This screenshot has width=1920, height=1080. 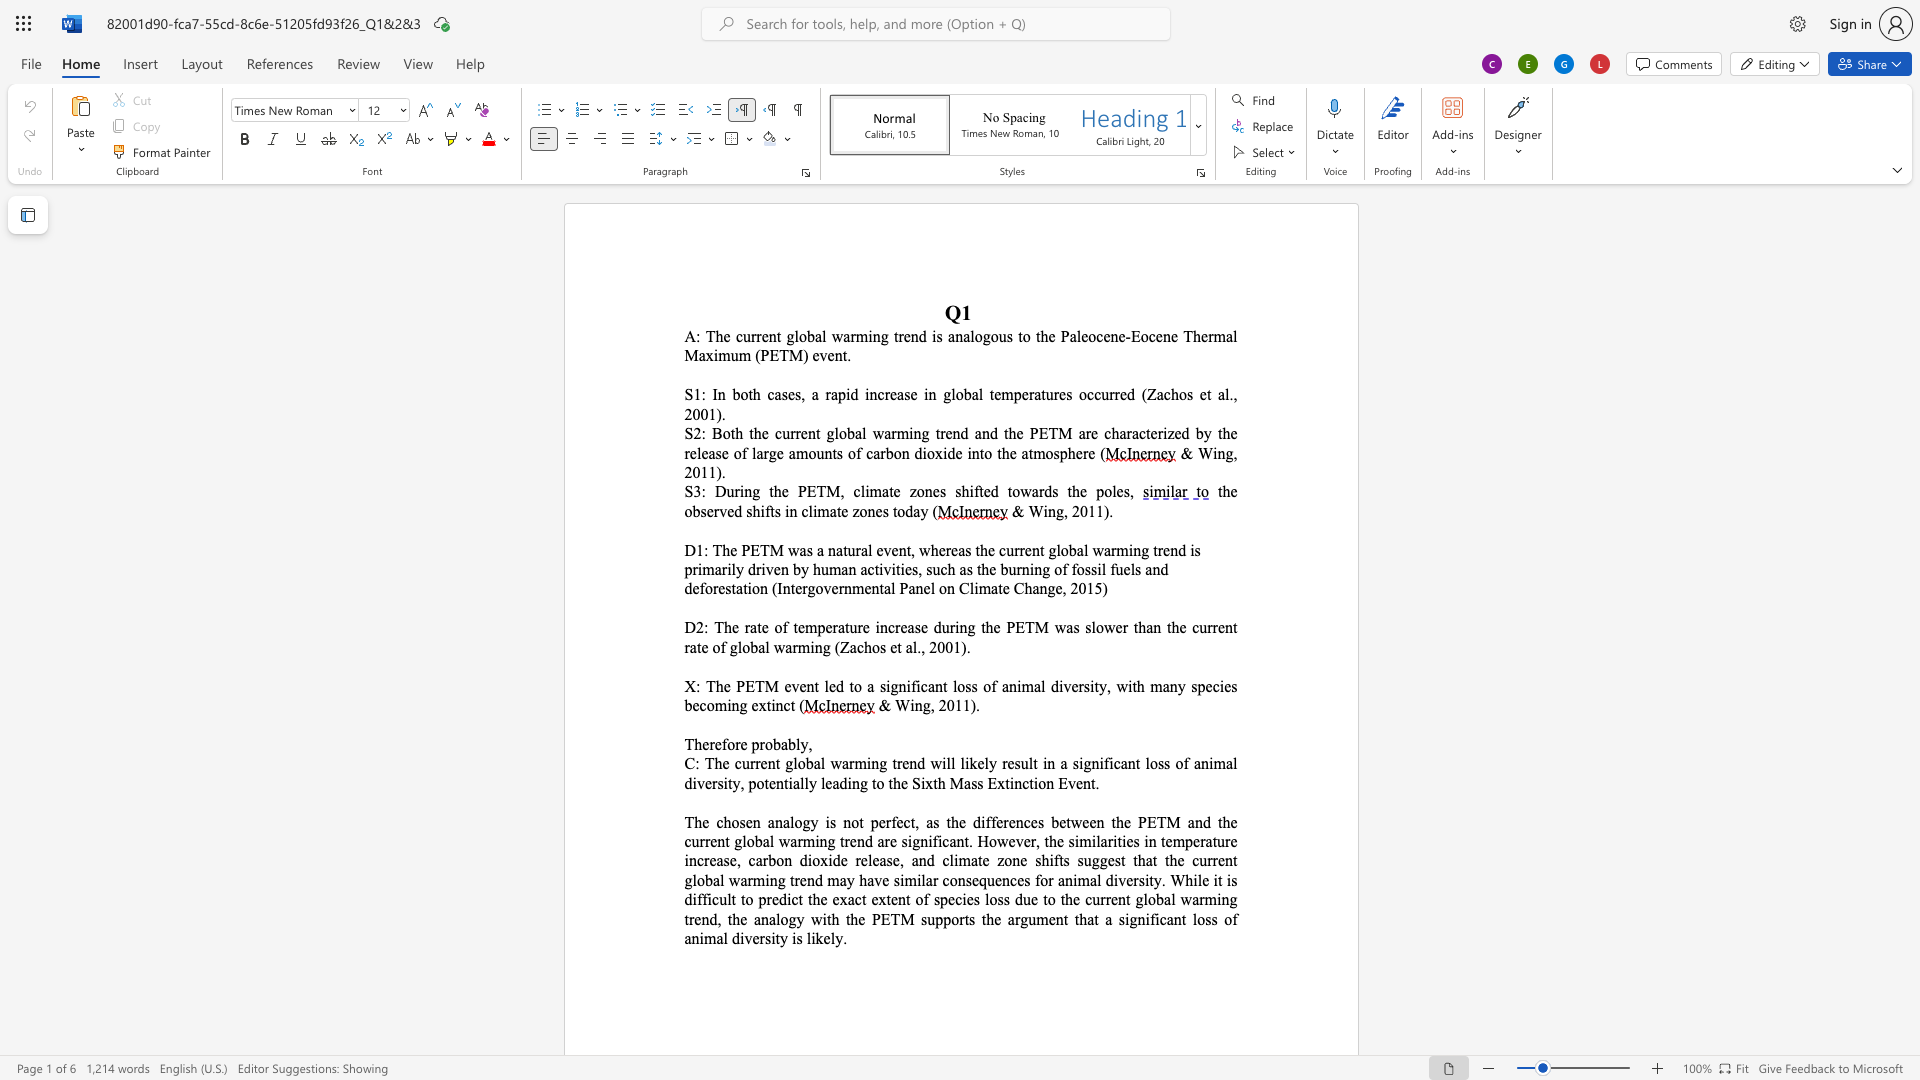 I want to click on the 1th character "n" in the text, so click(x=917, y=704).